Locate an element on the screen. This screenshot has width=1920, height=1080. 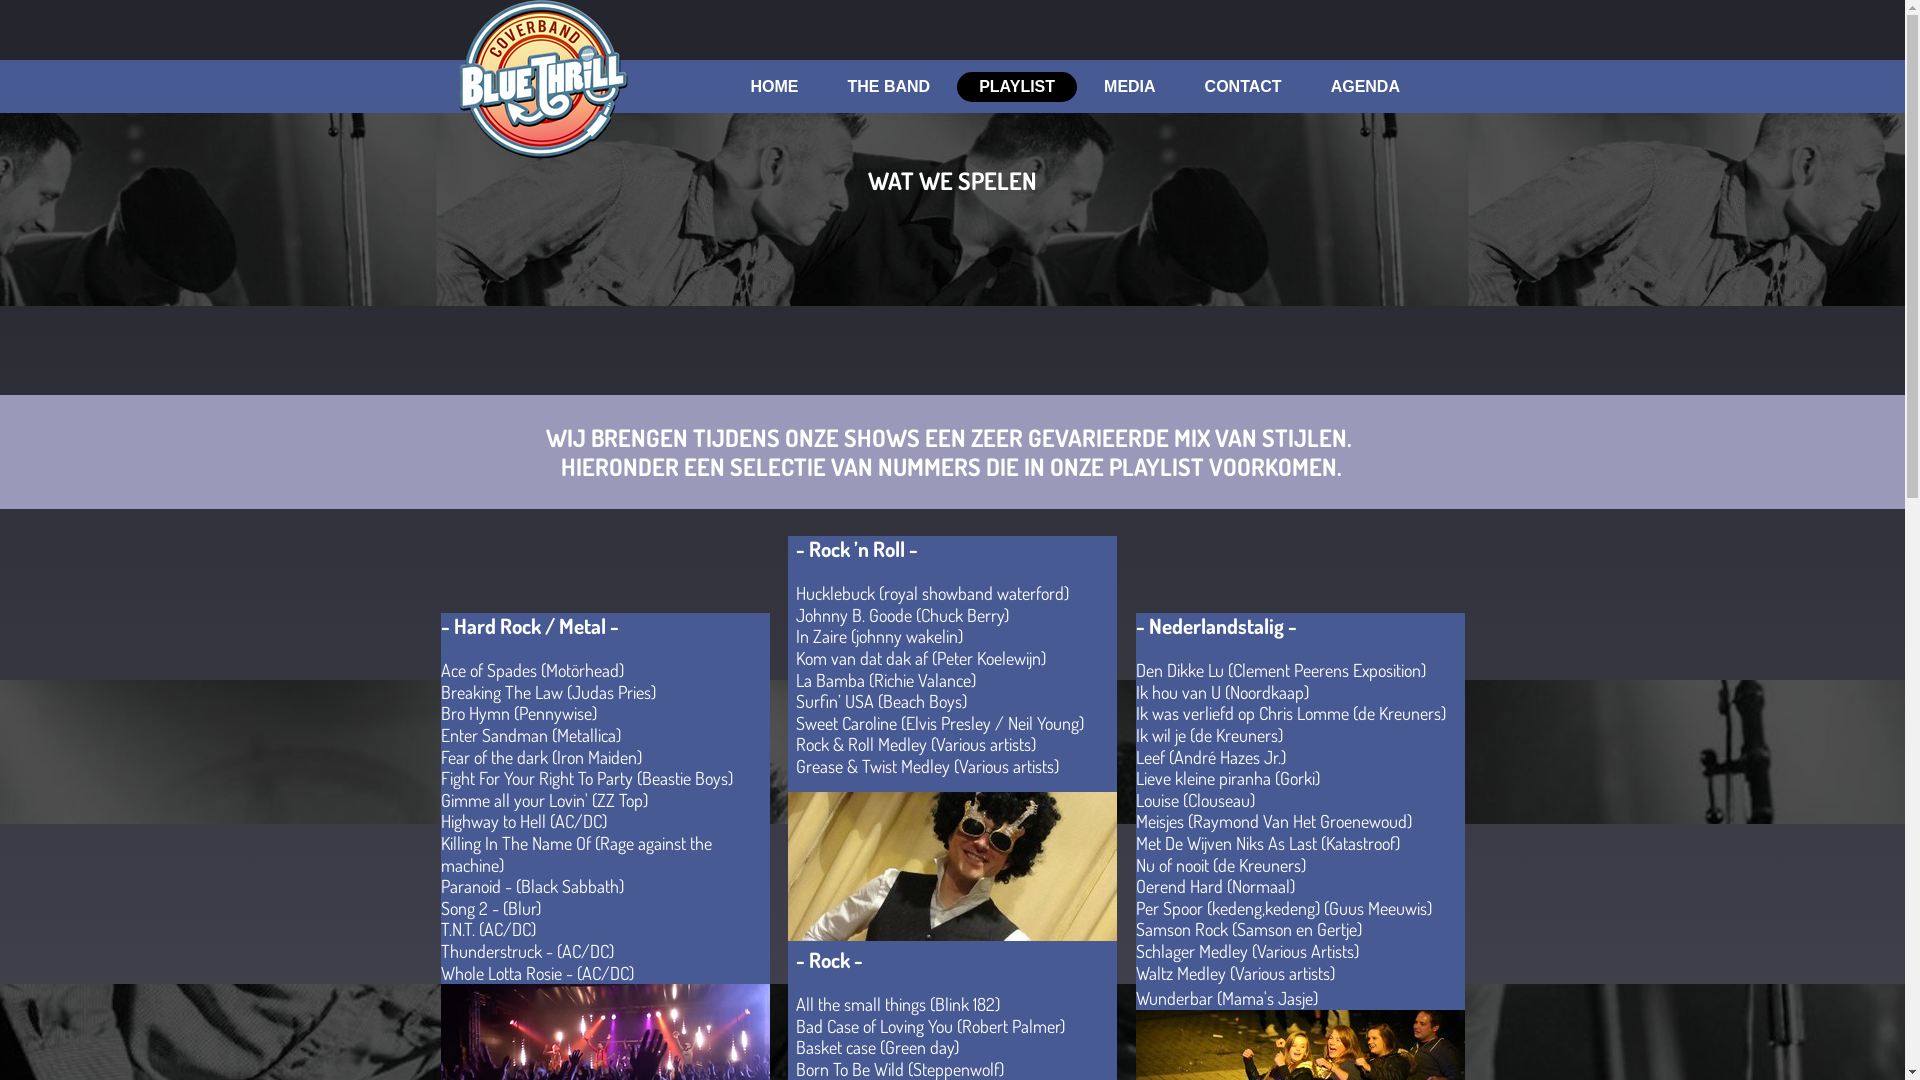
'HOME' is located at coordinates (772, 86).